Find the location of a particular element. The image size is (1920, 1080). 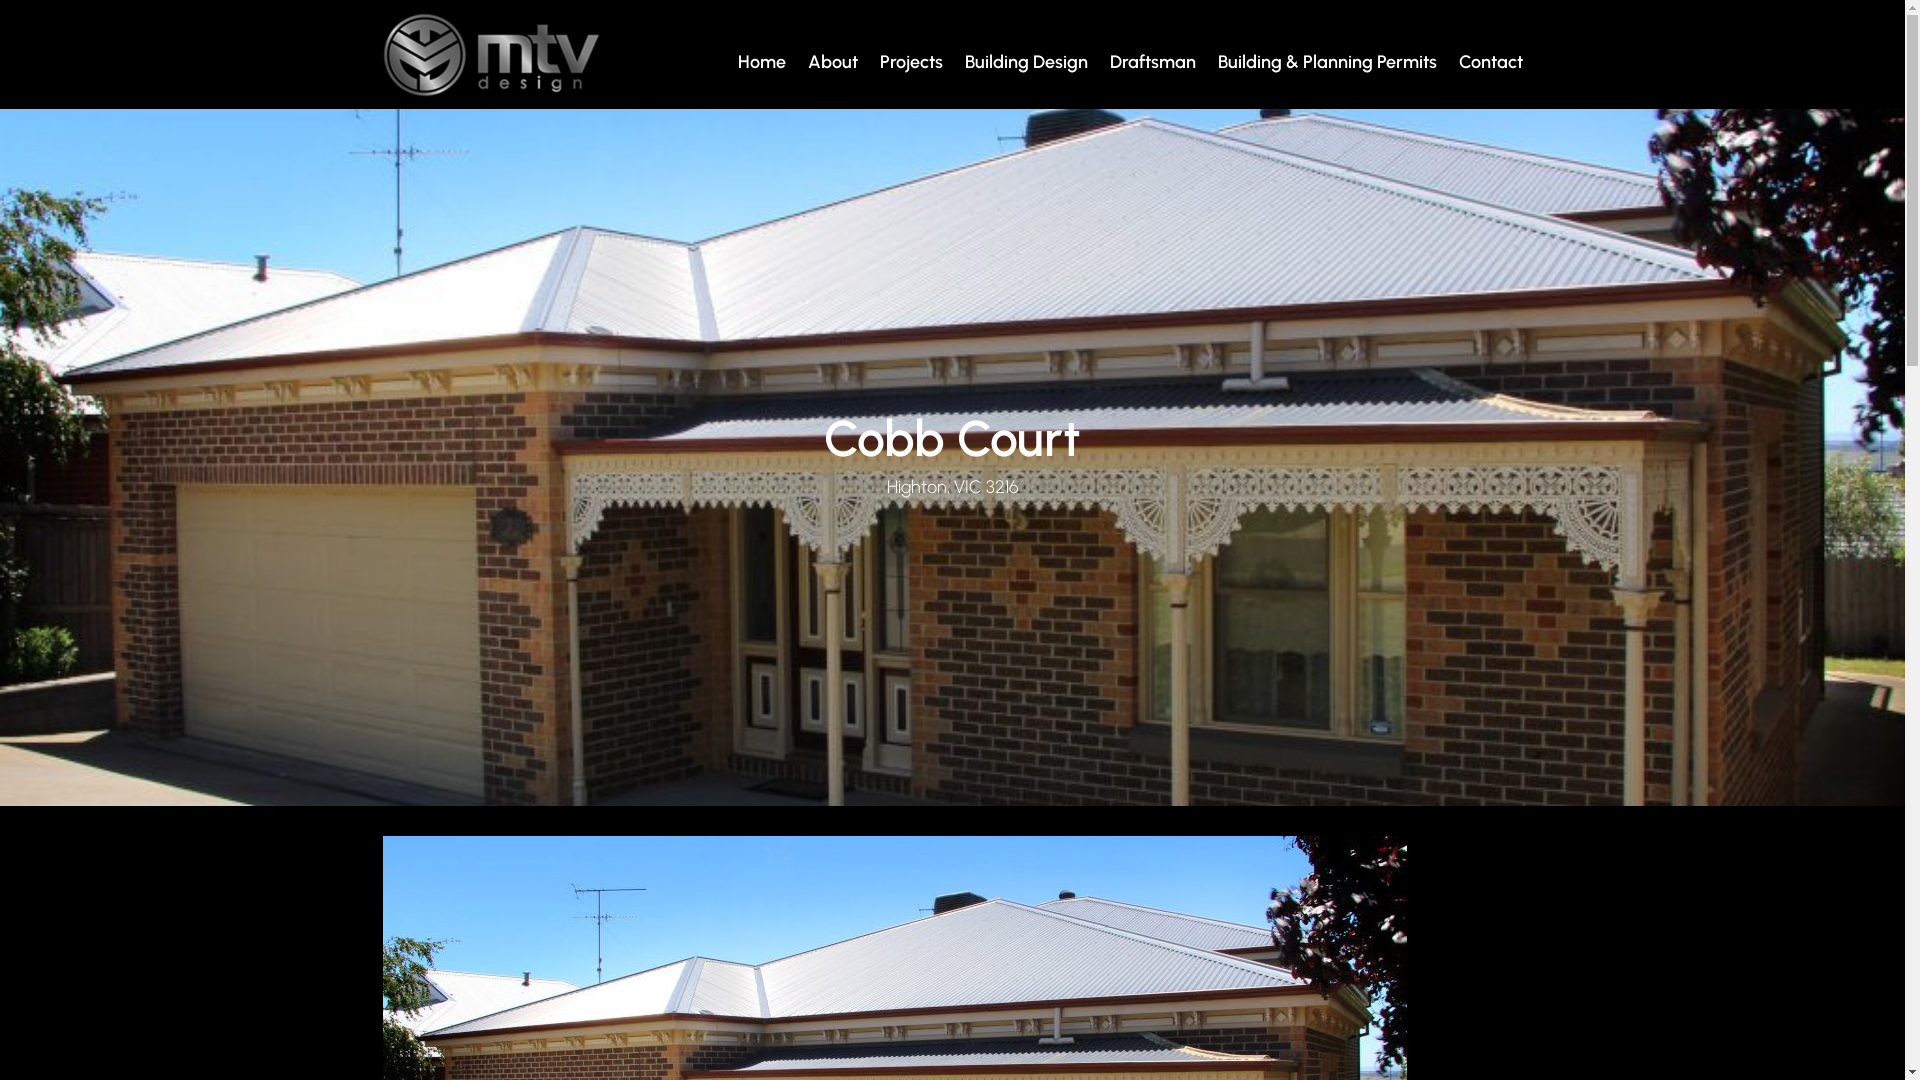

'Building Design' is located at coordinates (1022, 61).